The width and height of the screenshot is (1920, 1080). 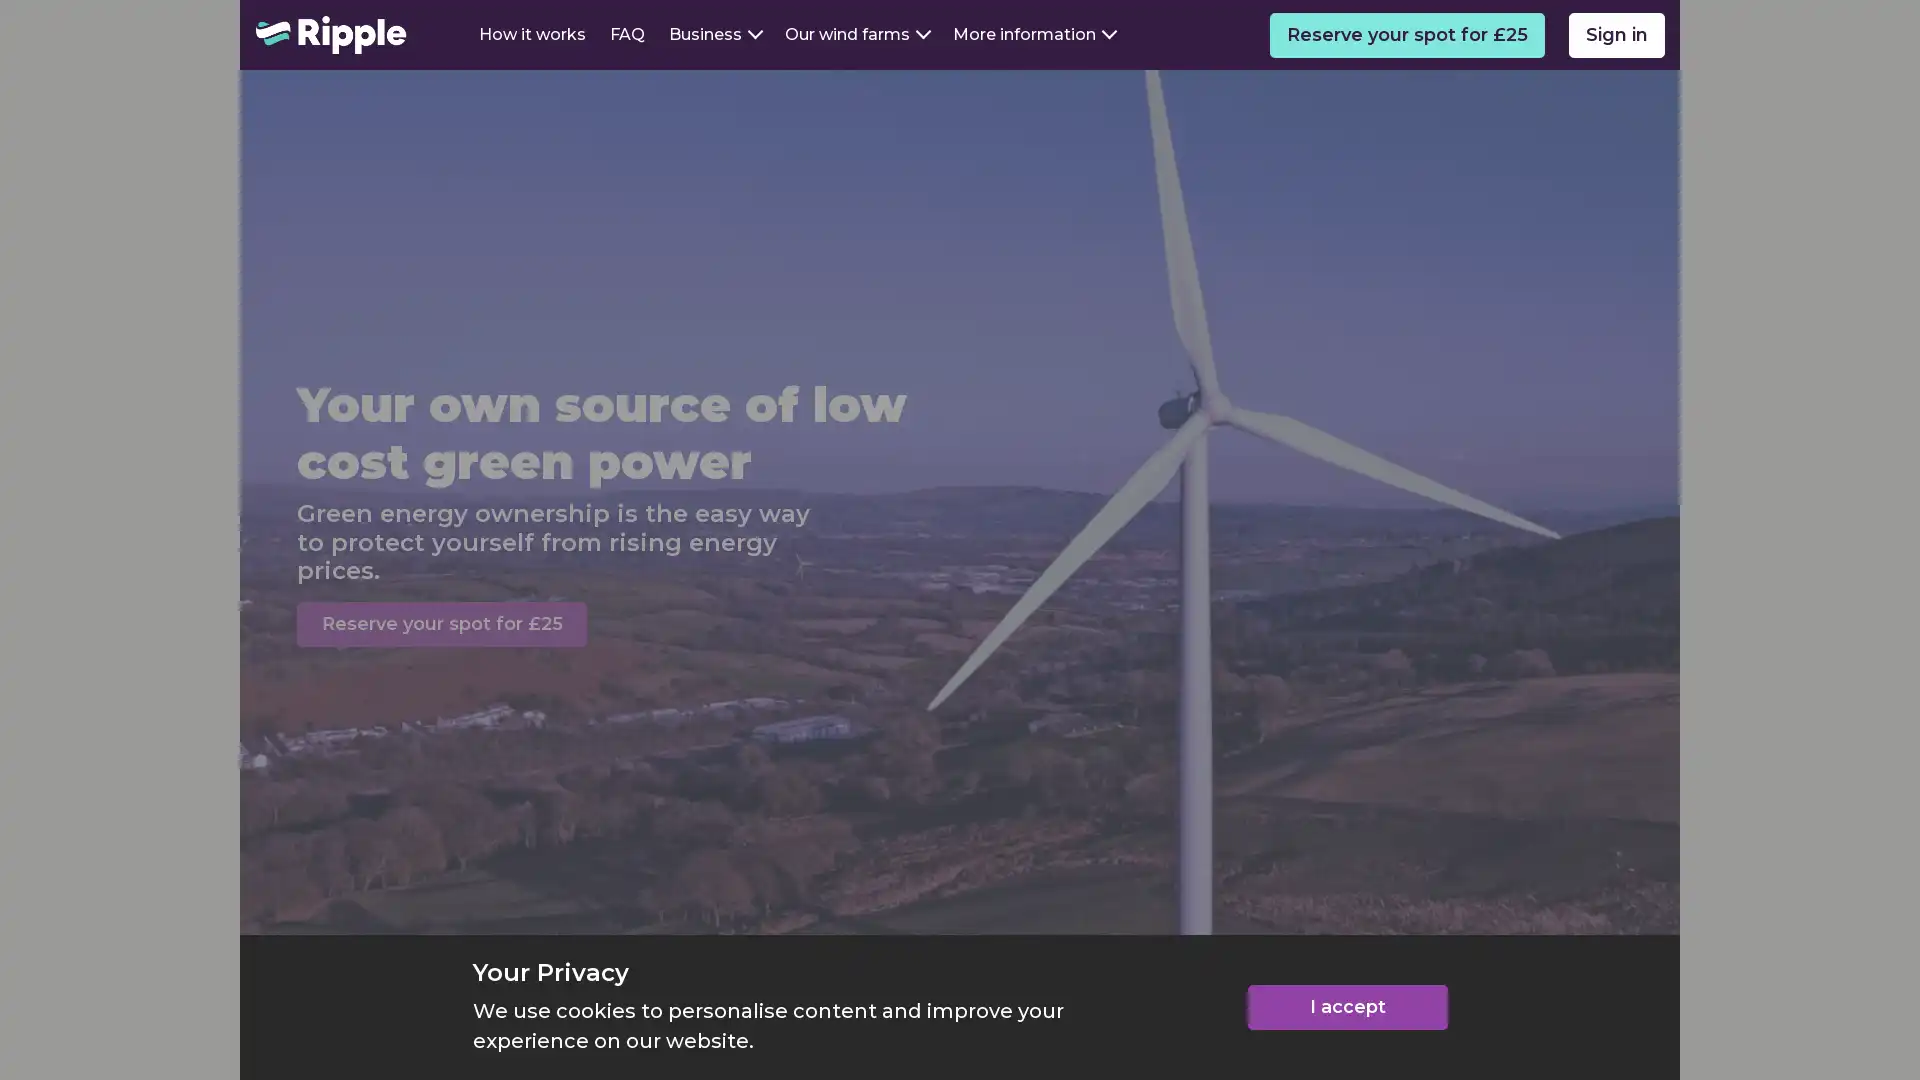 I want to click on Reserve your spot for 25, so click(x=440, y=623).